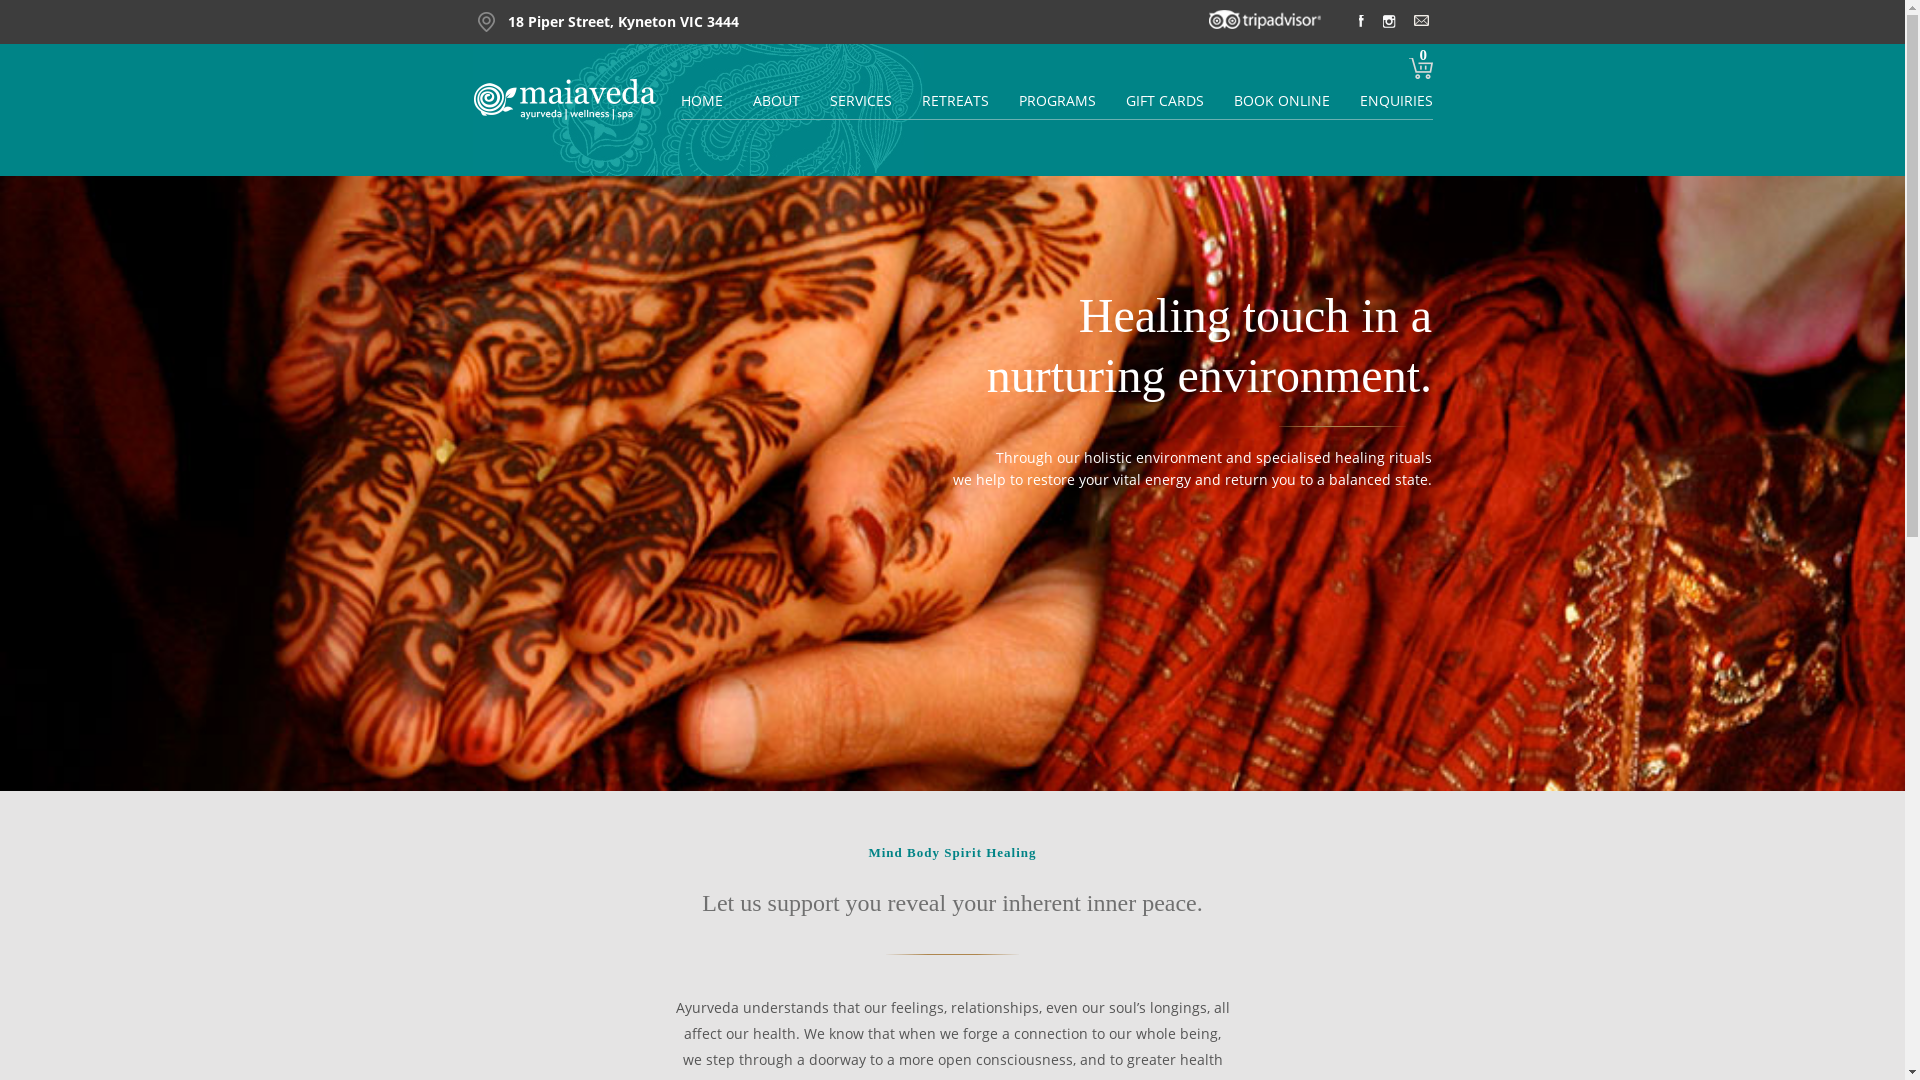  Describe the element at coordinates (1387, 21) in the screenshot. I see `' '` at that location.